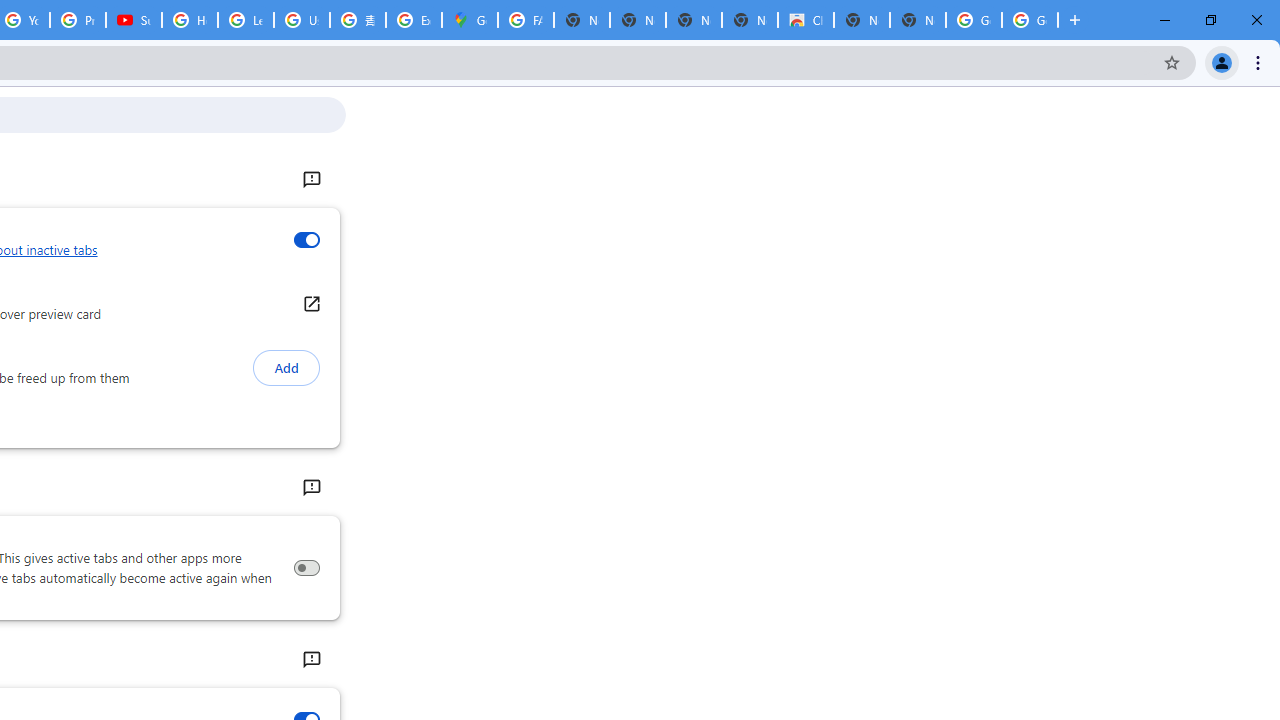  What do you see at coordinates (468, 20) in the screenshot?
I see `'Google Maps'` at bounding box center [468, 20].